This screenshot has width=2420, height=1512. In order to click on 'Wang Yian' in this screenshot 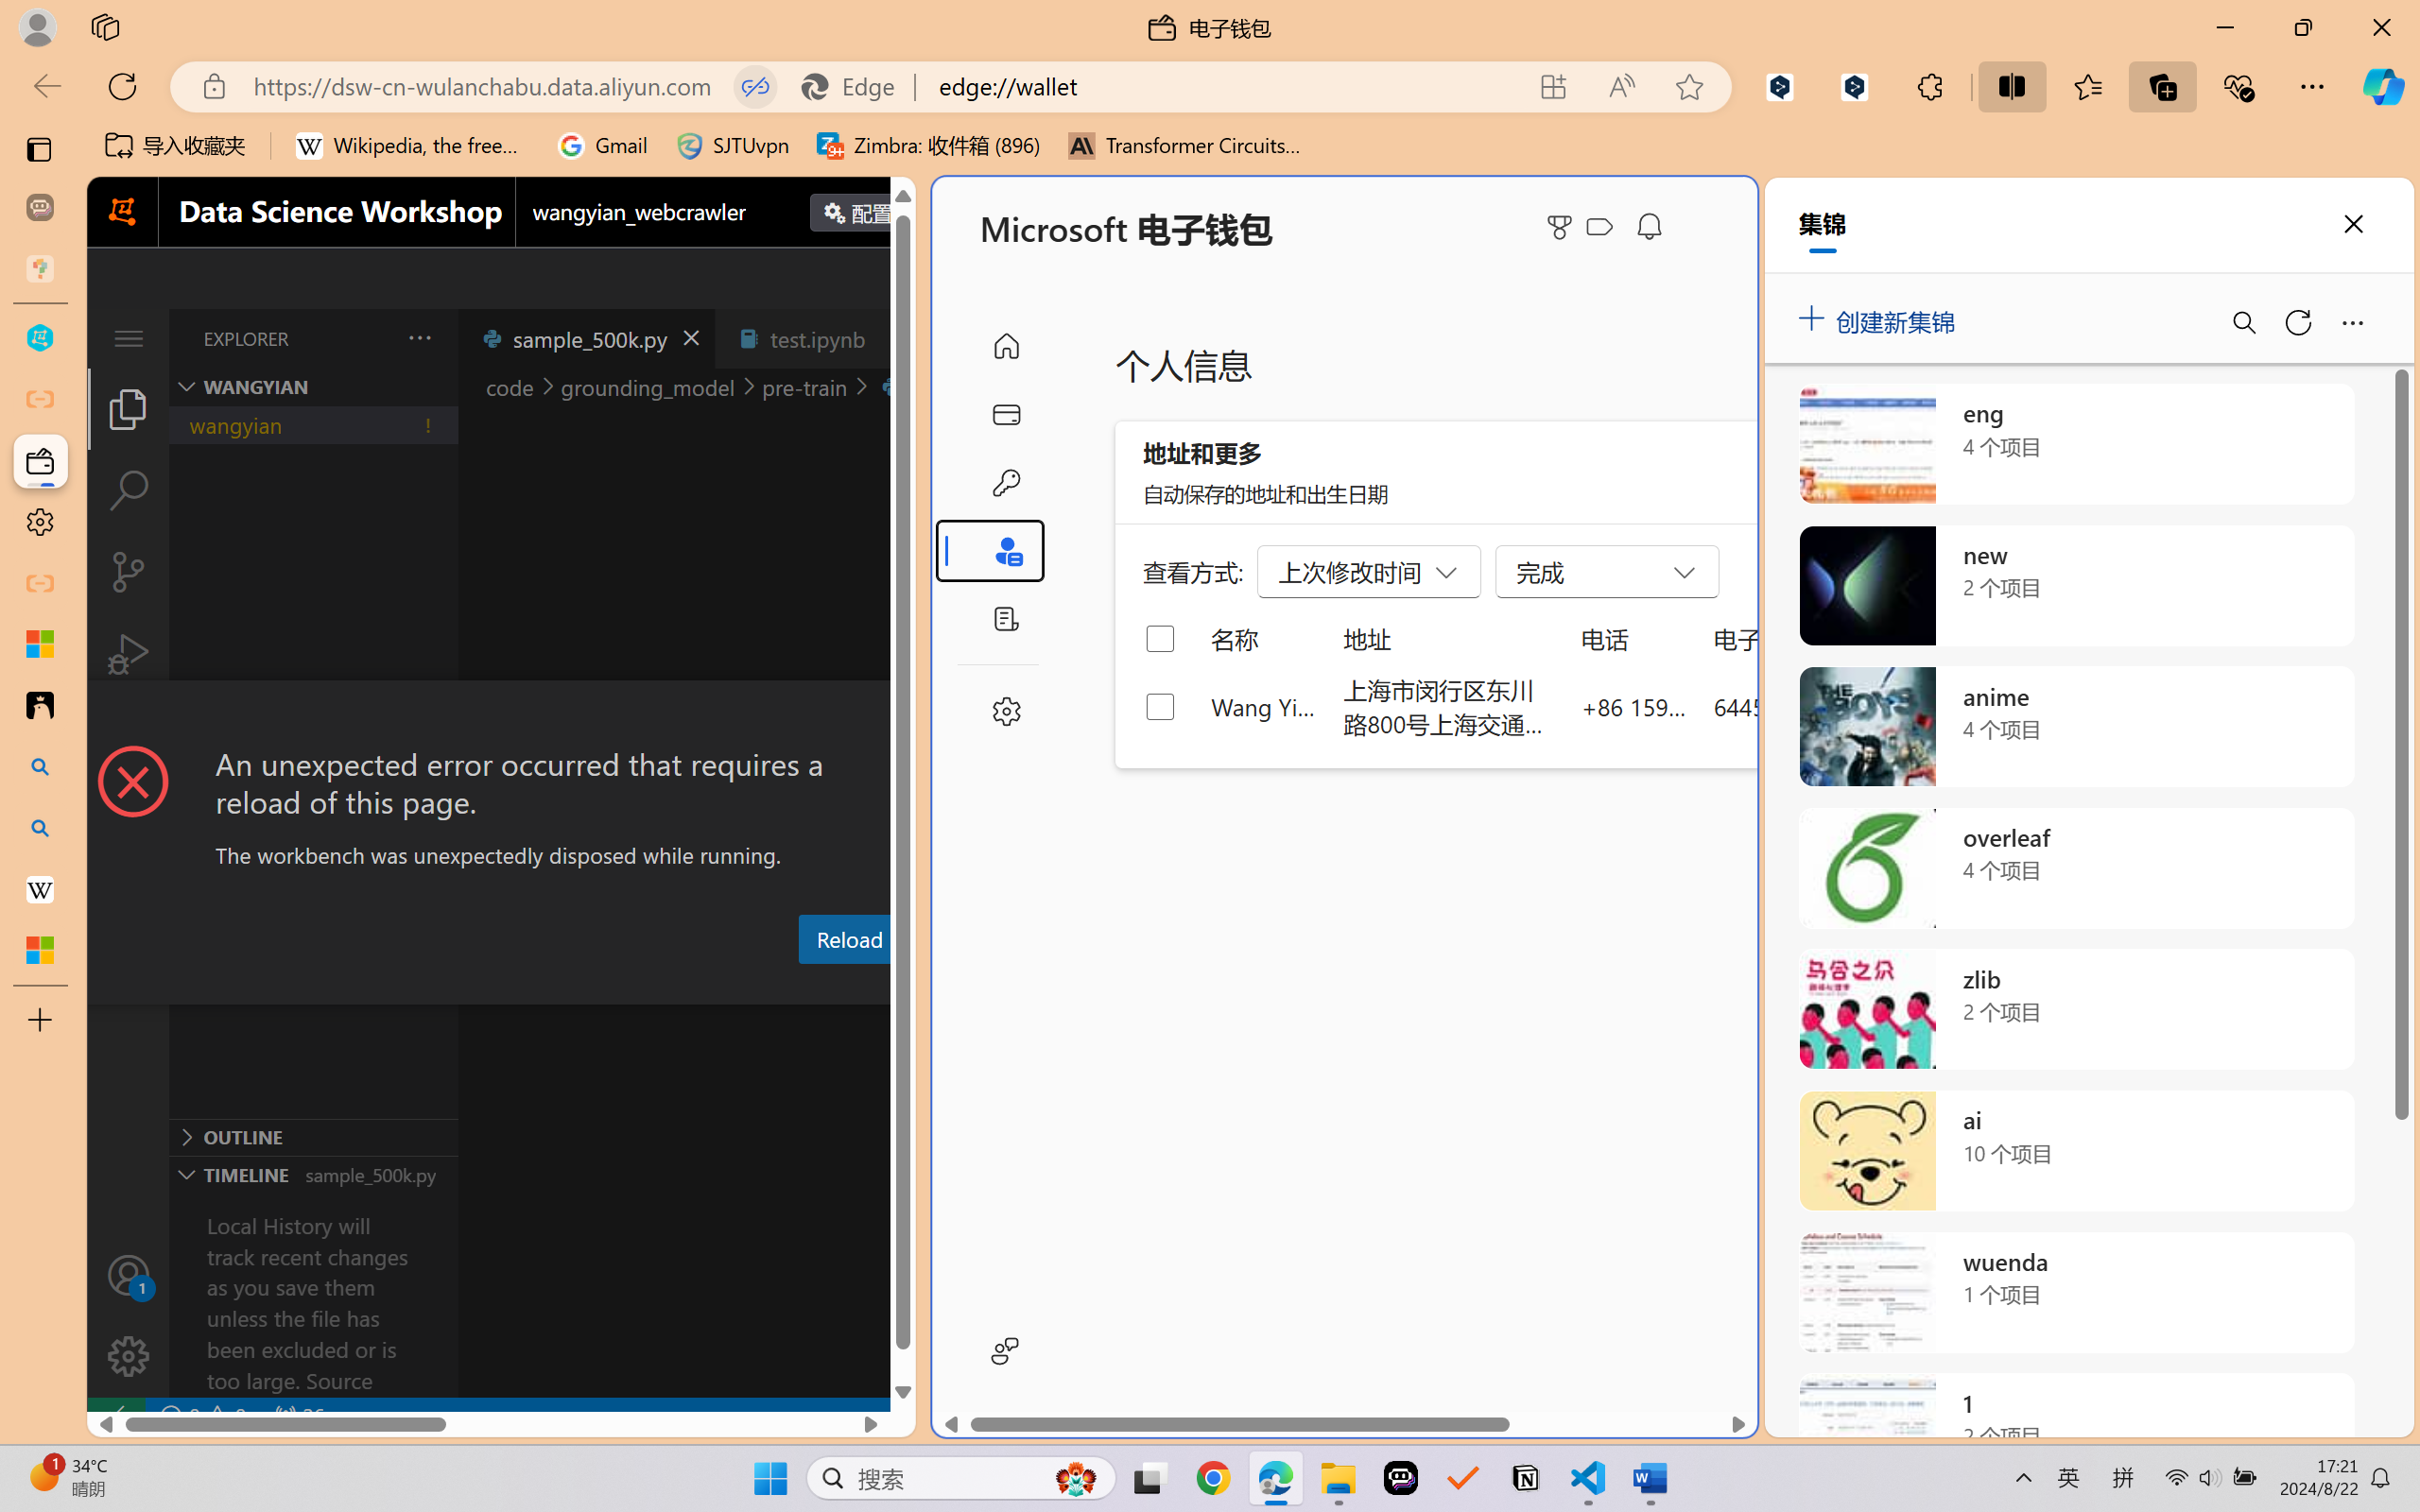, I will do `click(1263, 705)`.